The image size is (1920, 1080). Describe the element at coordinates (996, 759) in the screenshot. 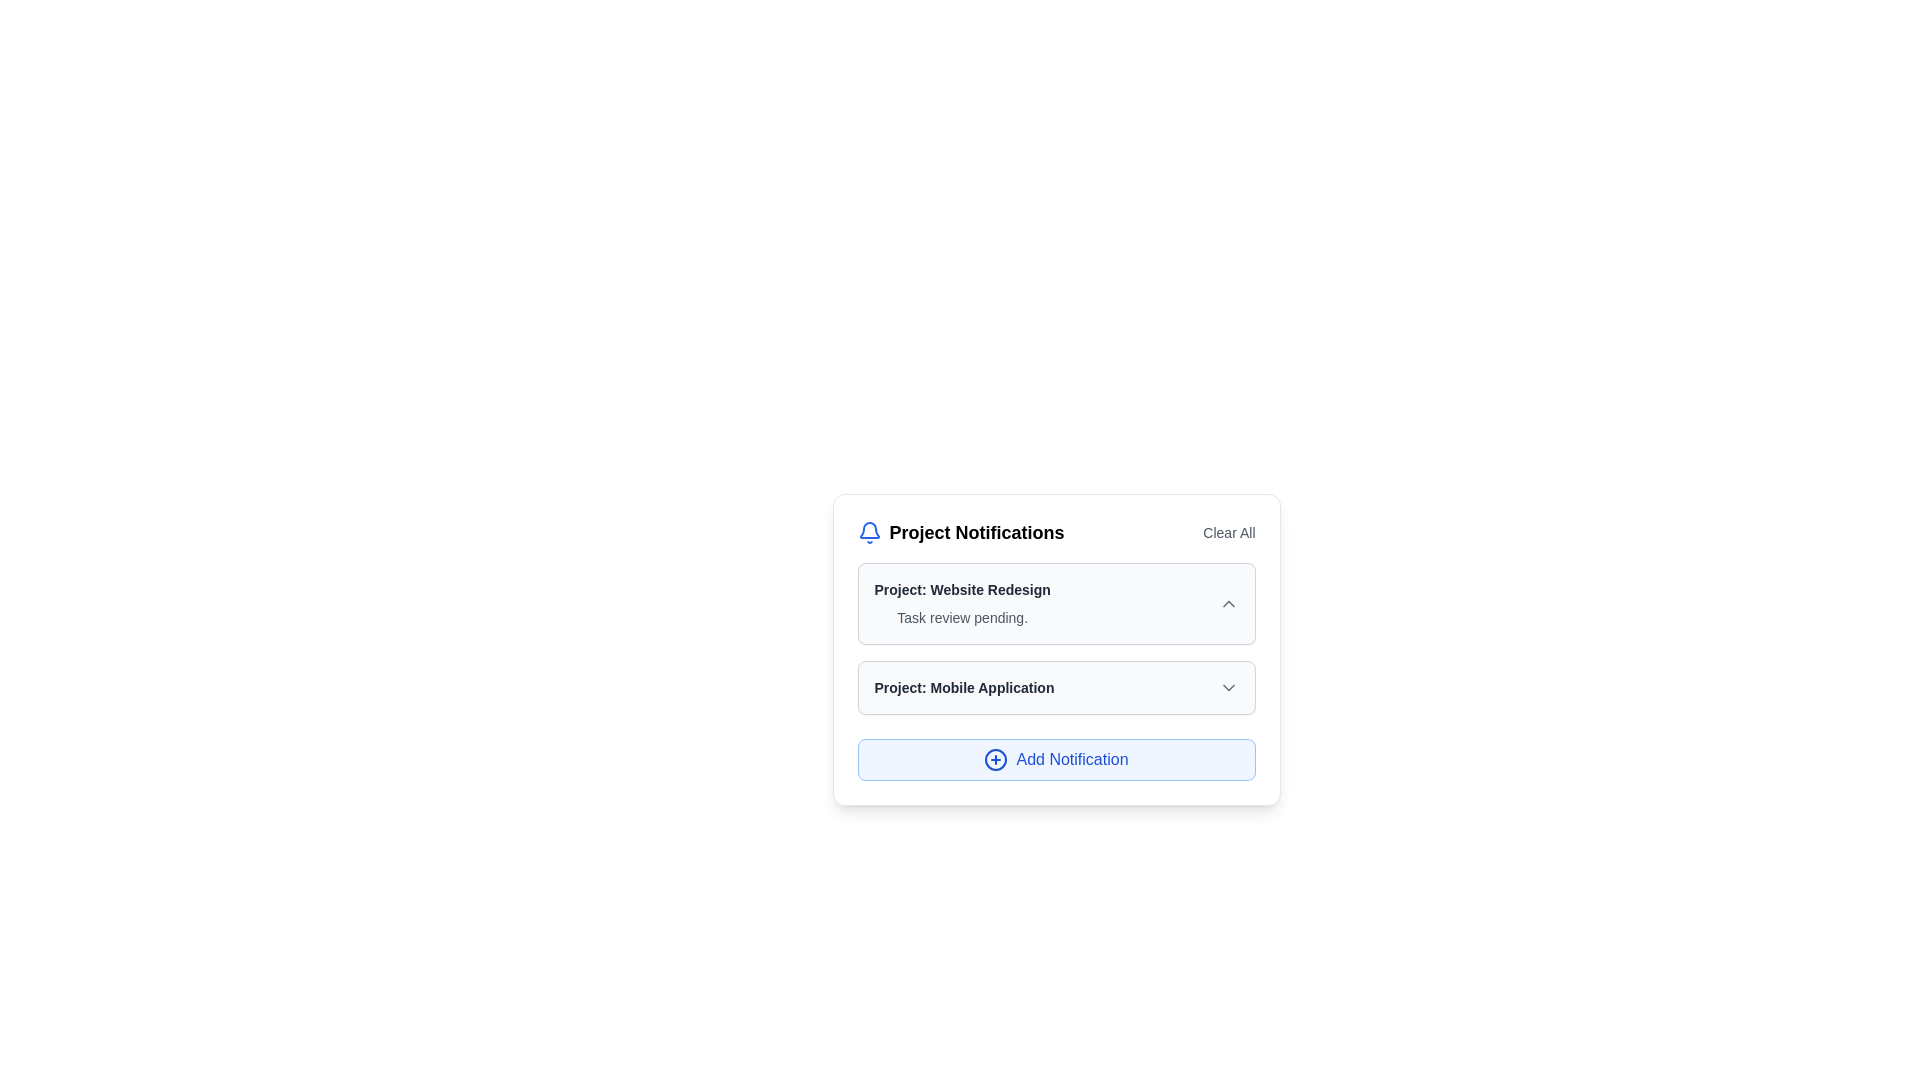

I see `the 'Add Notification' button which contains the circular icon, located at the bottom of the 'Project Notifications' section` at that location.